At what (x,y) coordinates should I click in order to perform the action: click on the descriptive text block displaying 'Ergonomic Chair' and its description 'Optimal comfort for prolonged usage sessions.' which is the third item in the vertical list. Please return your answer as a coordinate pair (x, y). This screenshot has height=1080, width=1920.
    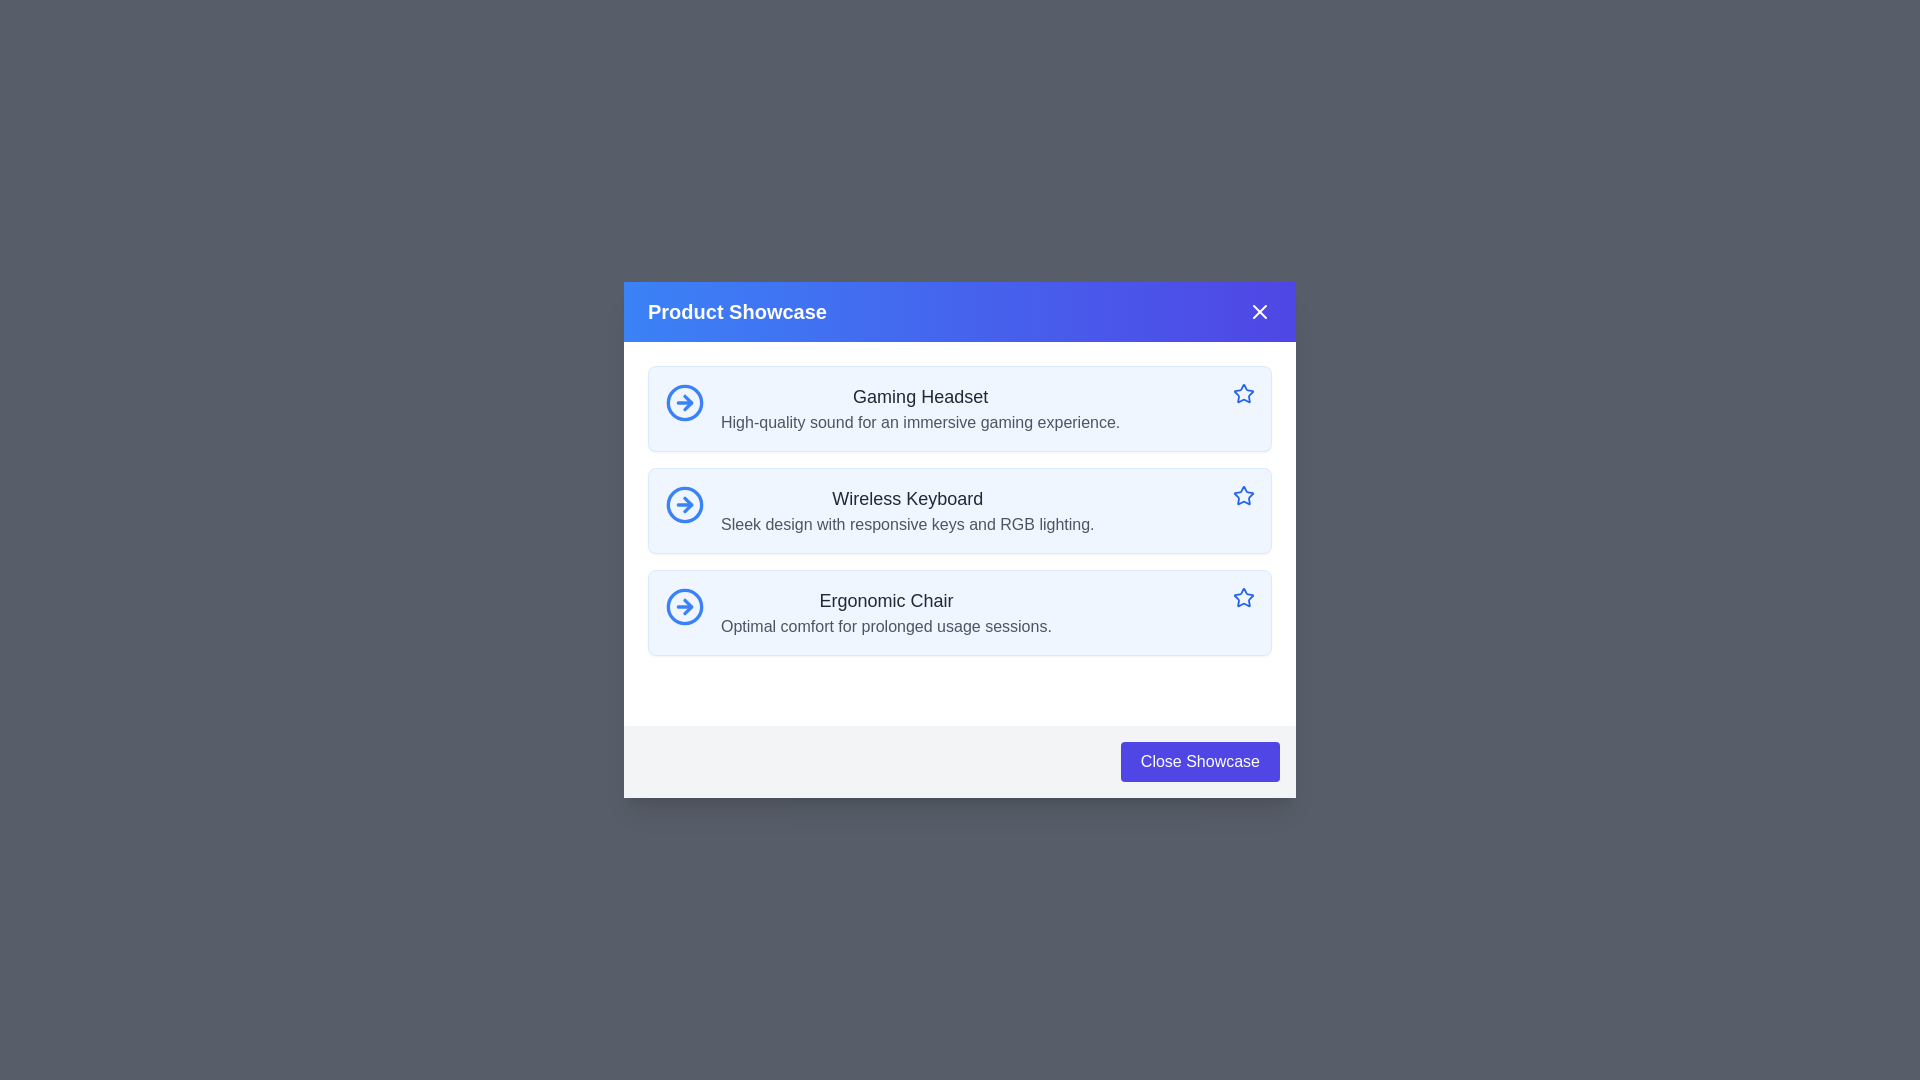
    Looking at the image, I should click on (885, 612).